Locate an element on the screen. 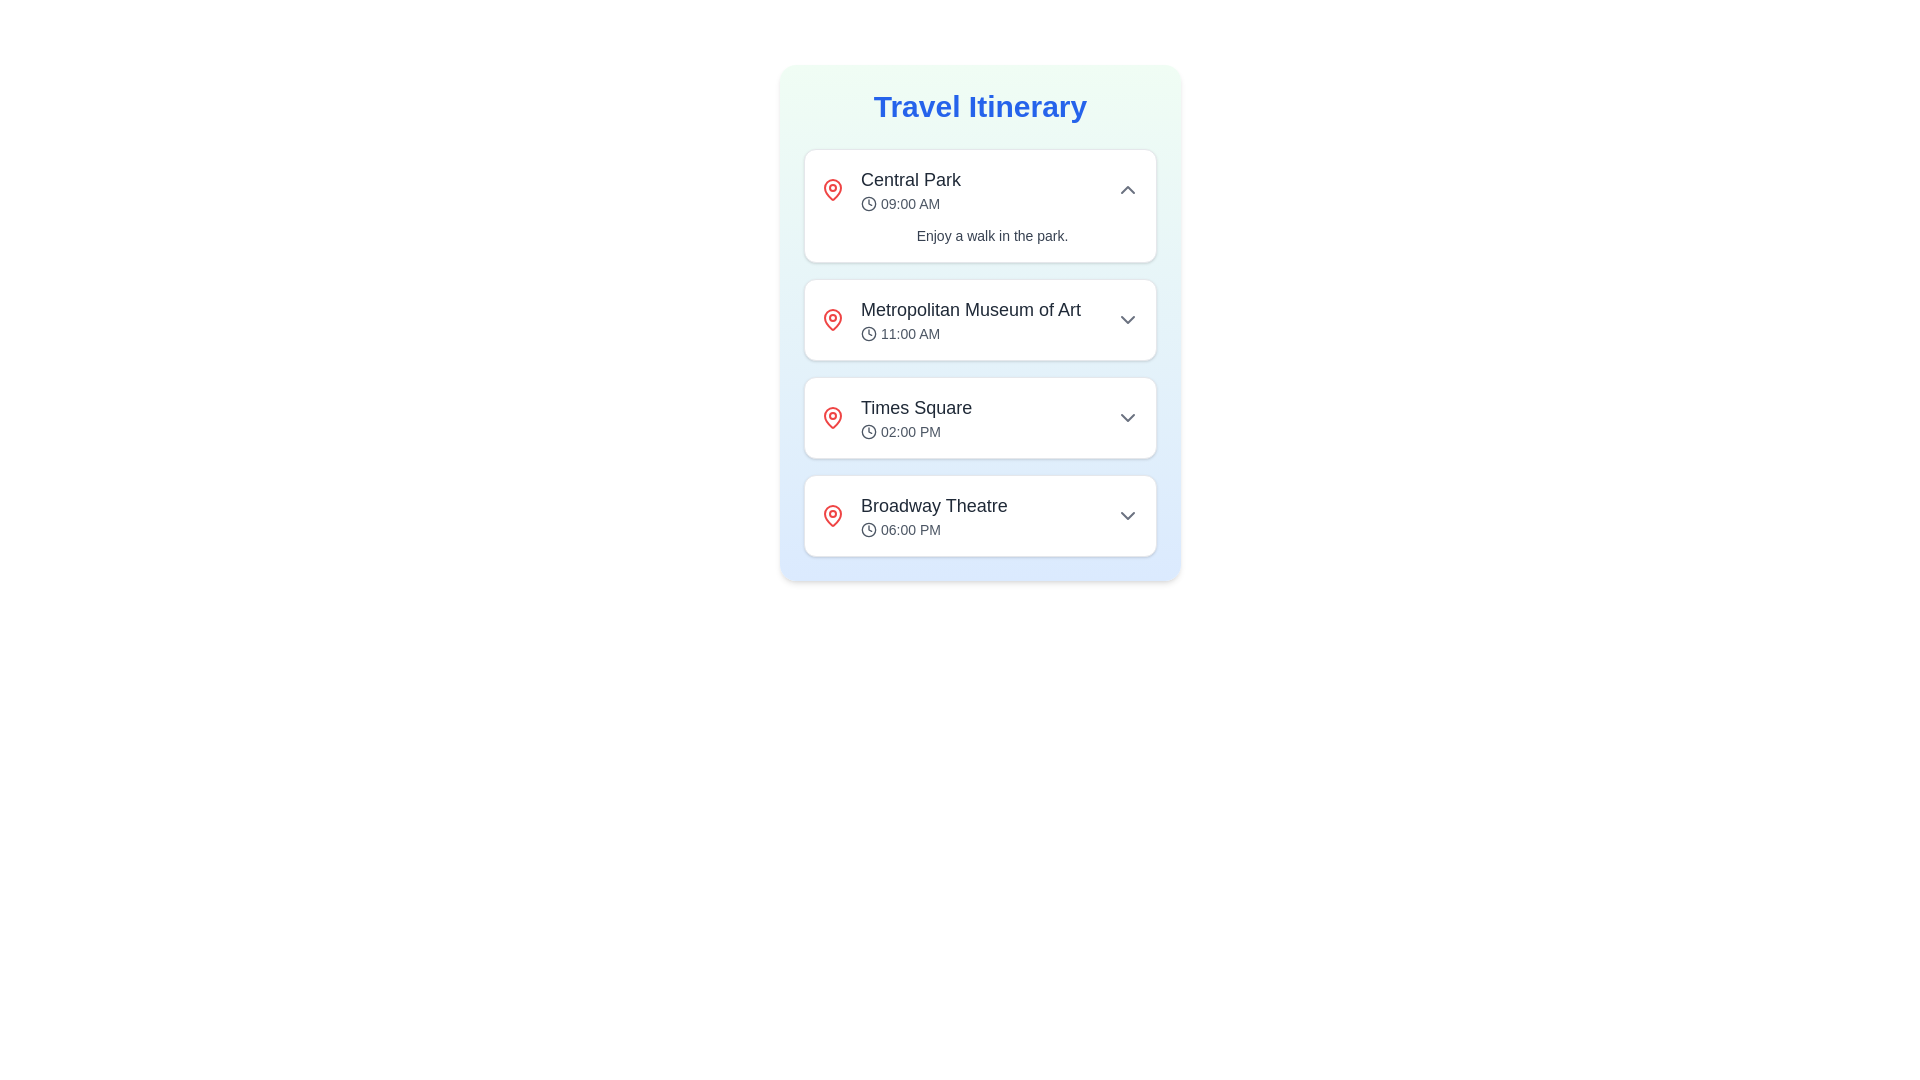 The image size is (1920, 1080). the time '11:00 AM' in the second itinerary entry for 'Metropolitan Museum of Art', which is represented with a red map pin icon and a clock icon is located at coordinates (980, 319).